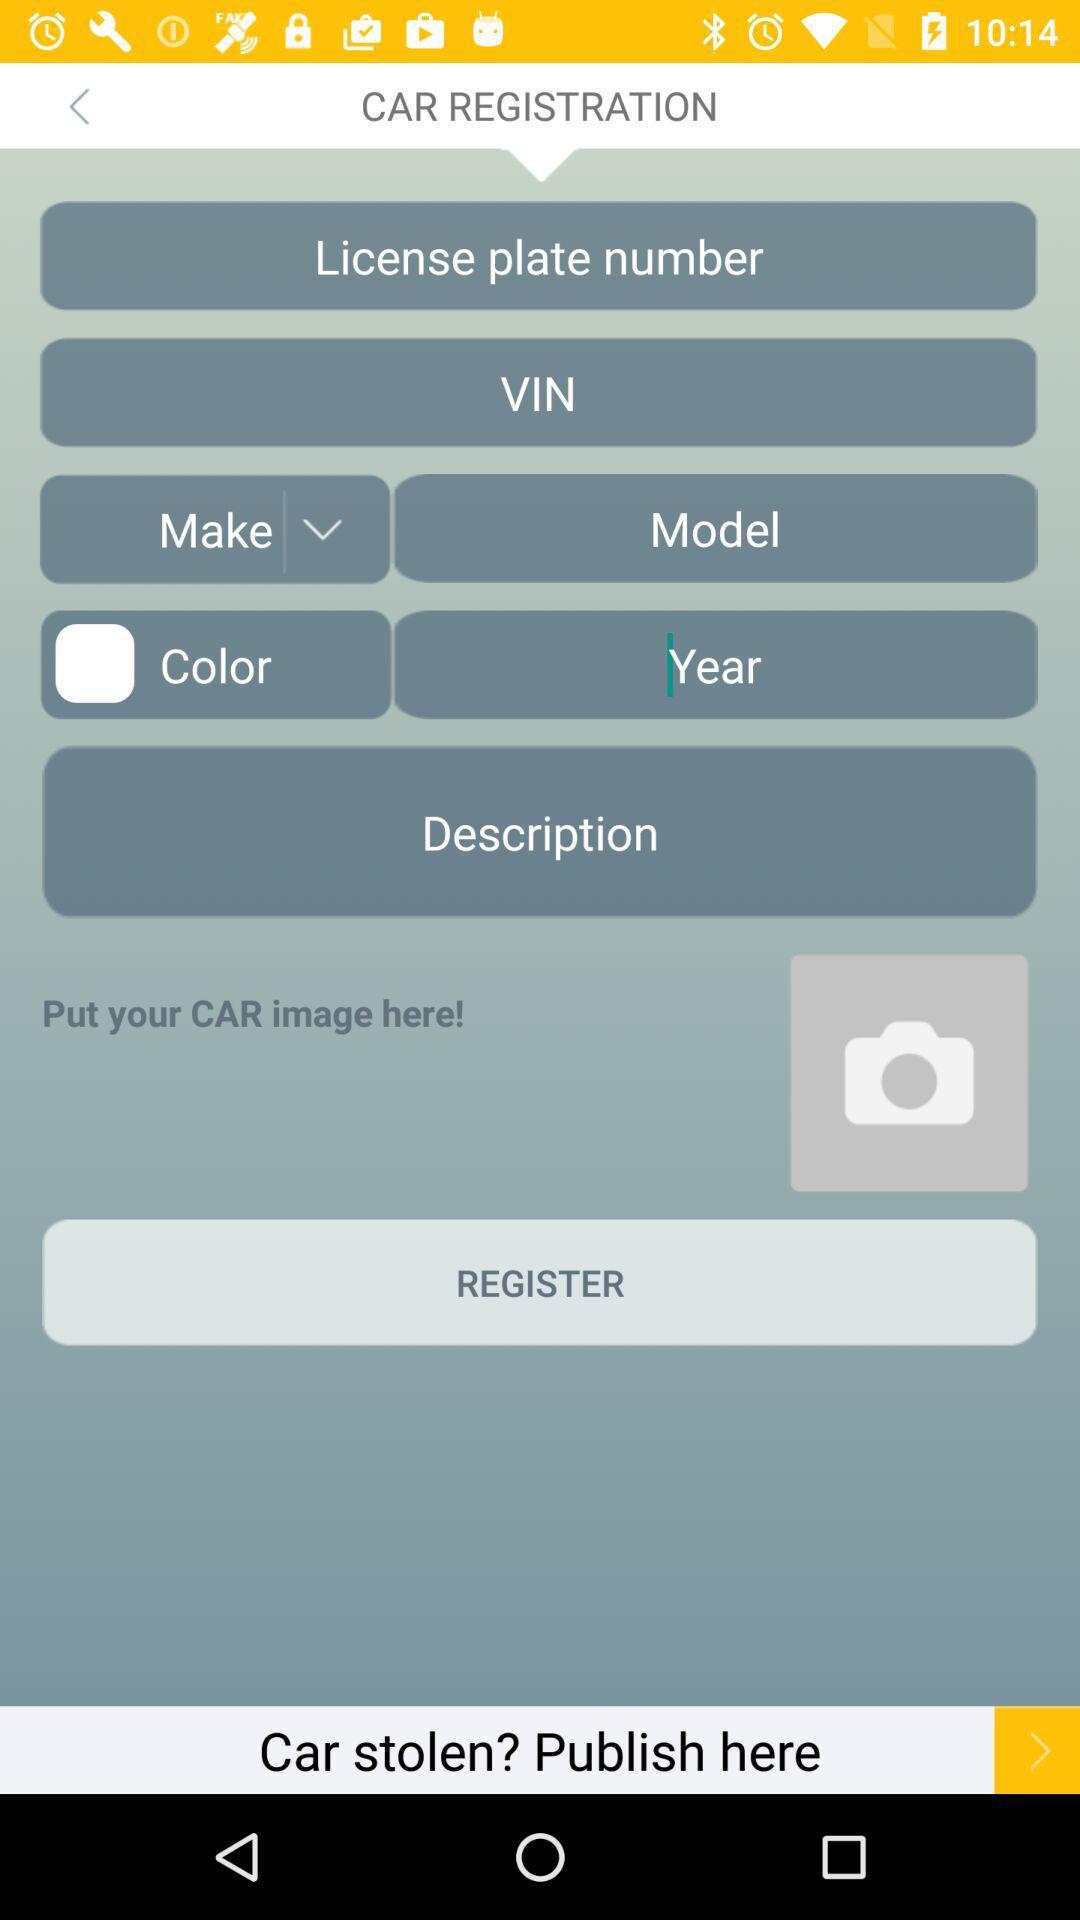 The width and height of the screenshot is (1080, 1920). I want to click on description option, so click(540, 832).